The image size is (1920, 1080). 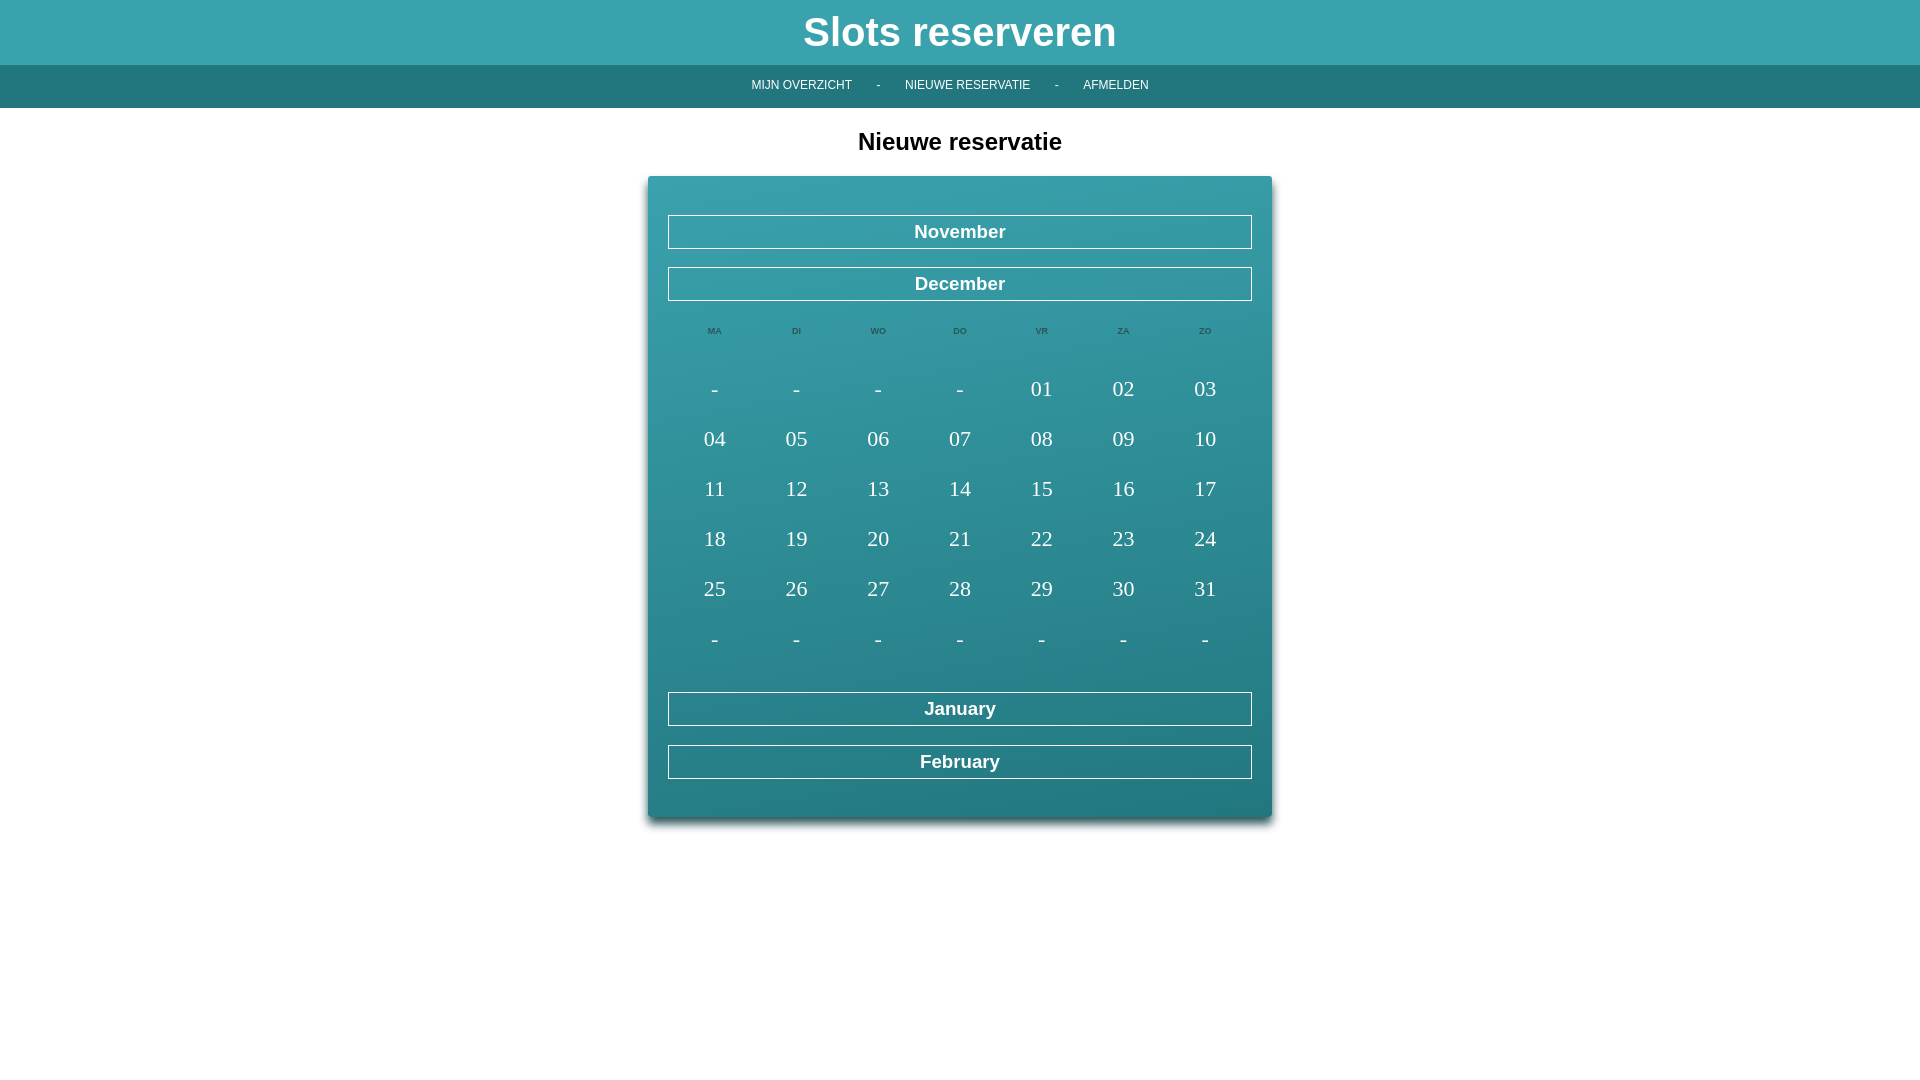 I want to click on '19', so click(x=795, y=540).